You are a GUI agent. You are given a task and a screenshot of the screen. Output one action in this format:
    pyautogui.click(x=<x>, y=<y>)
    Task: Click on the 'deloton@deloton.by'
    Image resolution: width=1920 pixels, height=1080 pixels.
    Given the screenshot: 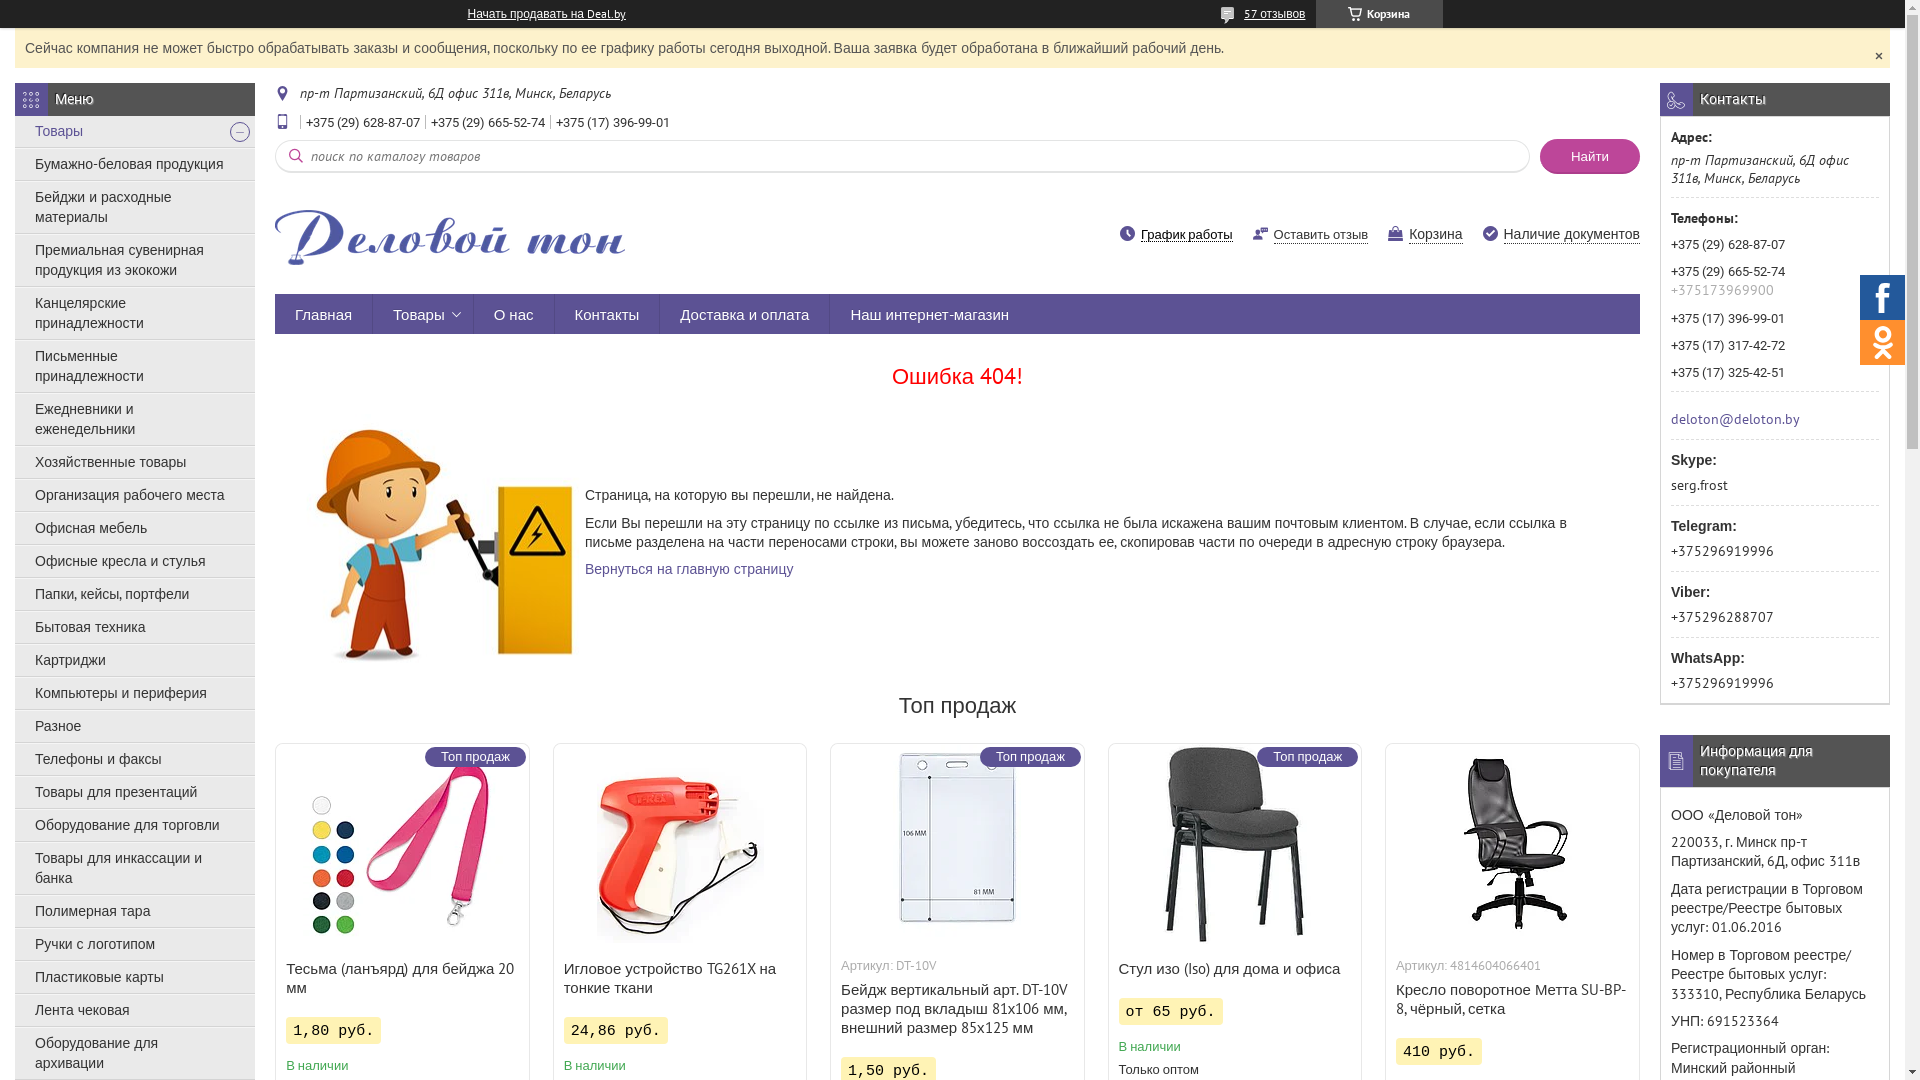 What is the action you would take?
    pyautogui.click(x=1670, y=416)
    